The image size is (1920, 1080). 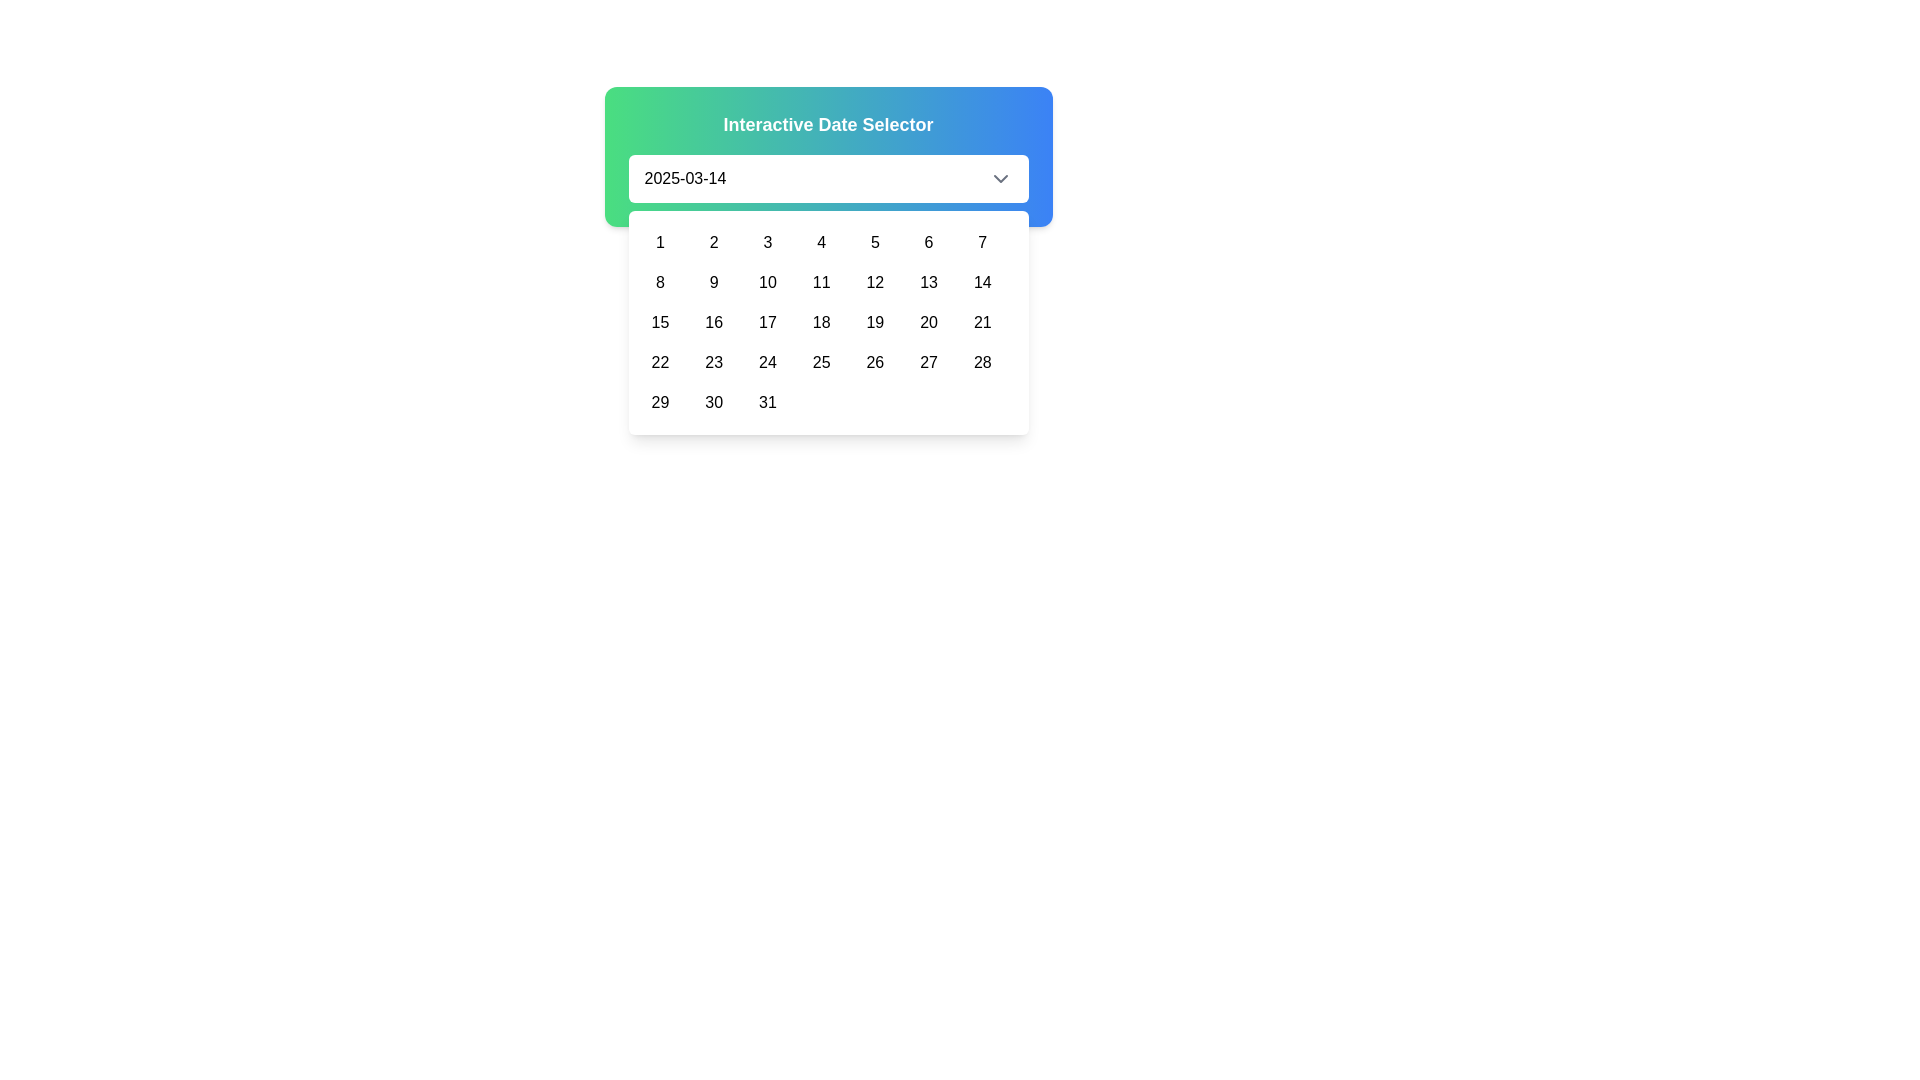 I want to click on the button labeled '10' in the calendar interface to trigger its hover effect, so click(x=767, y=282).